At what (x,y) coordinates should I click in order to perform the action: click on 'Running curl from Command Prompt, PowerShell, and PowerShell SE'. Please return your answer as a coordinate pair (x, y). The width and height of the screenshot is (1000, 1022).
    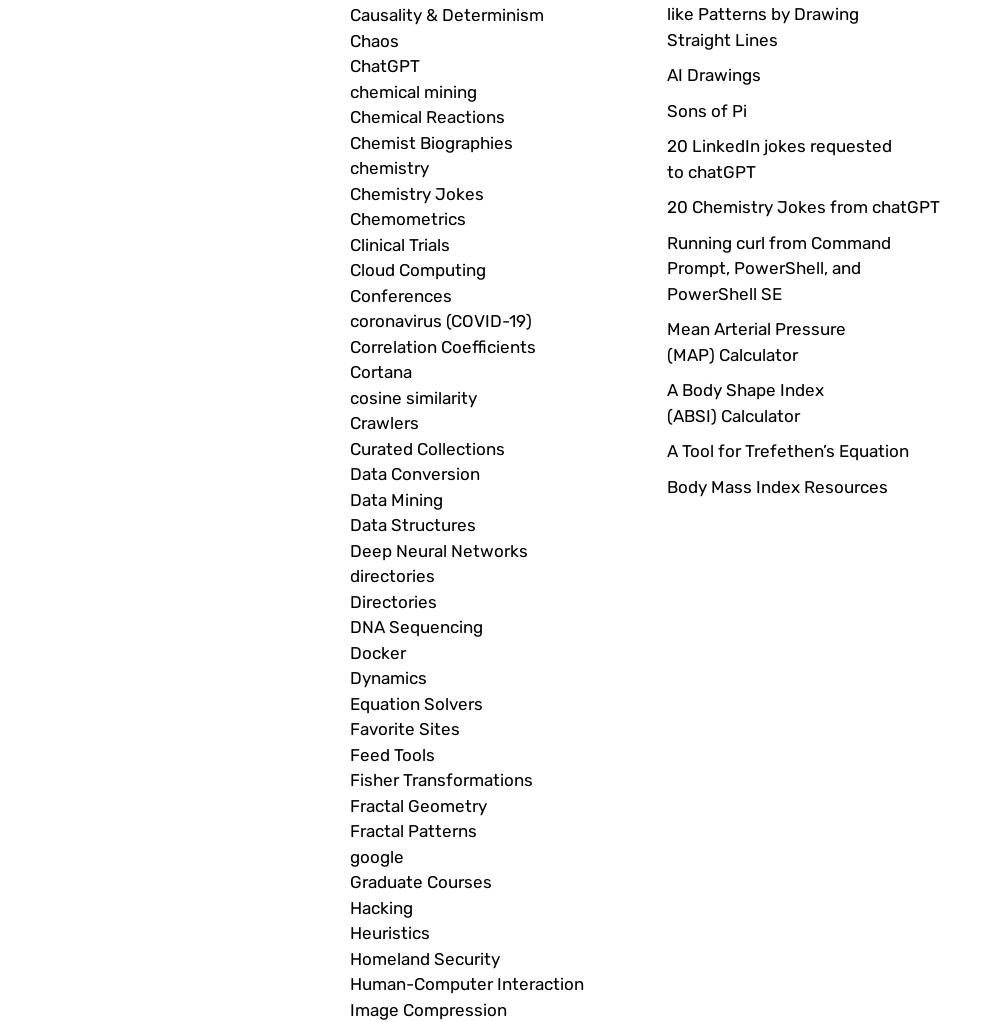
    Looking at the image, I should click on (778, 267).